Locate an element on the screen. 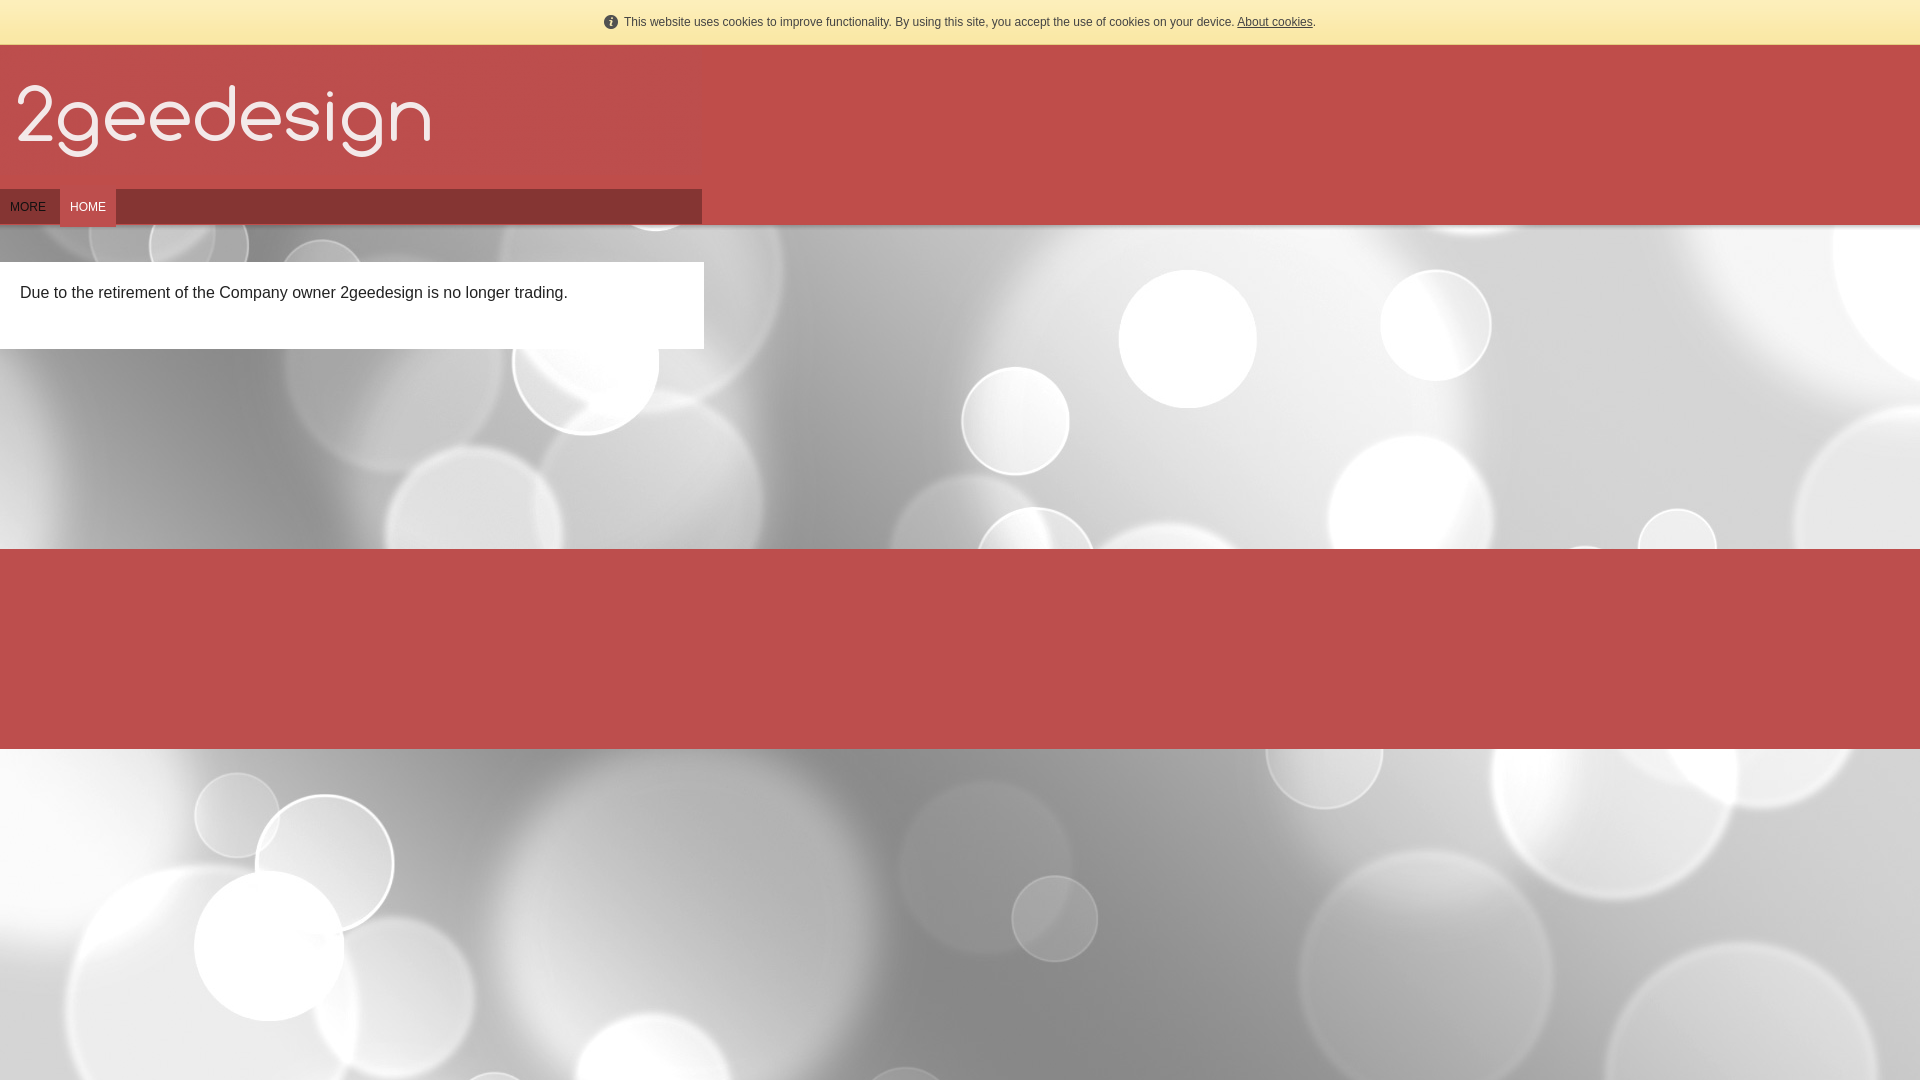 The height and width of the screenshot is (1080, 1920). 'About cookies' is located at coordinates (1273, 22).